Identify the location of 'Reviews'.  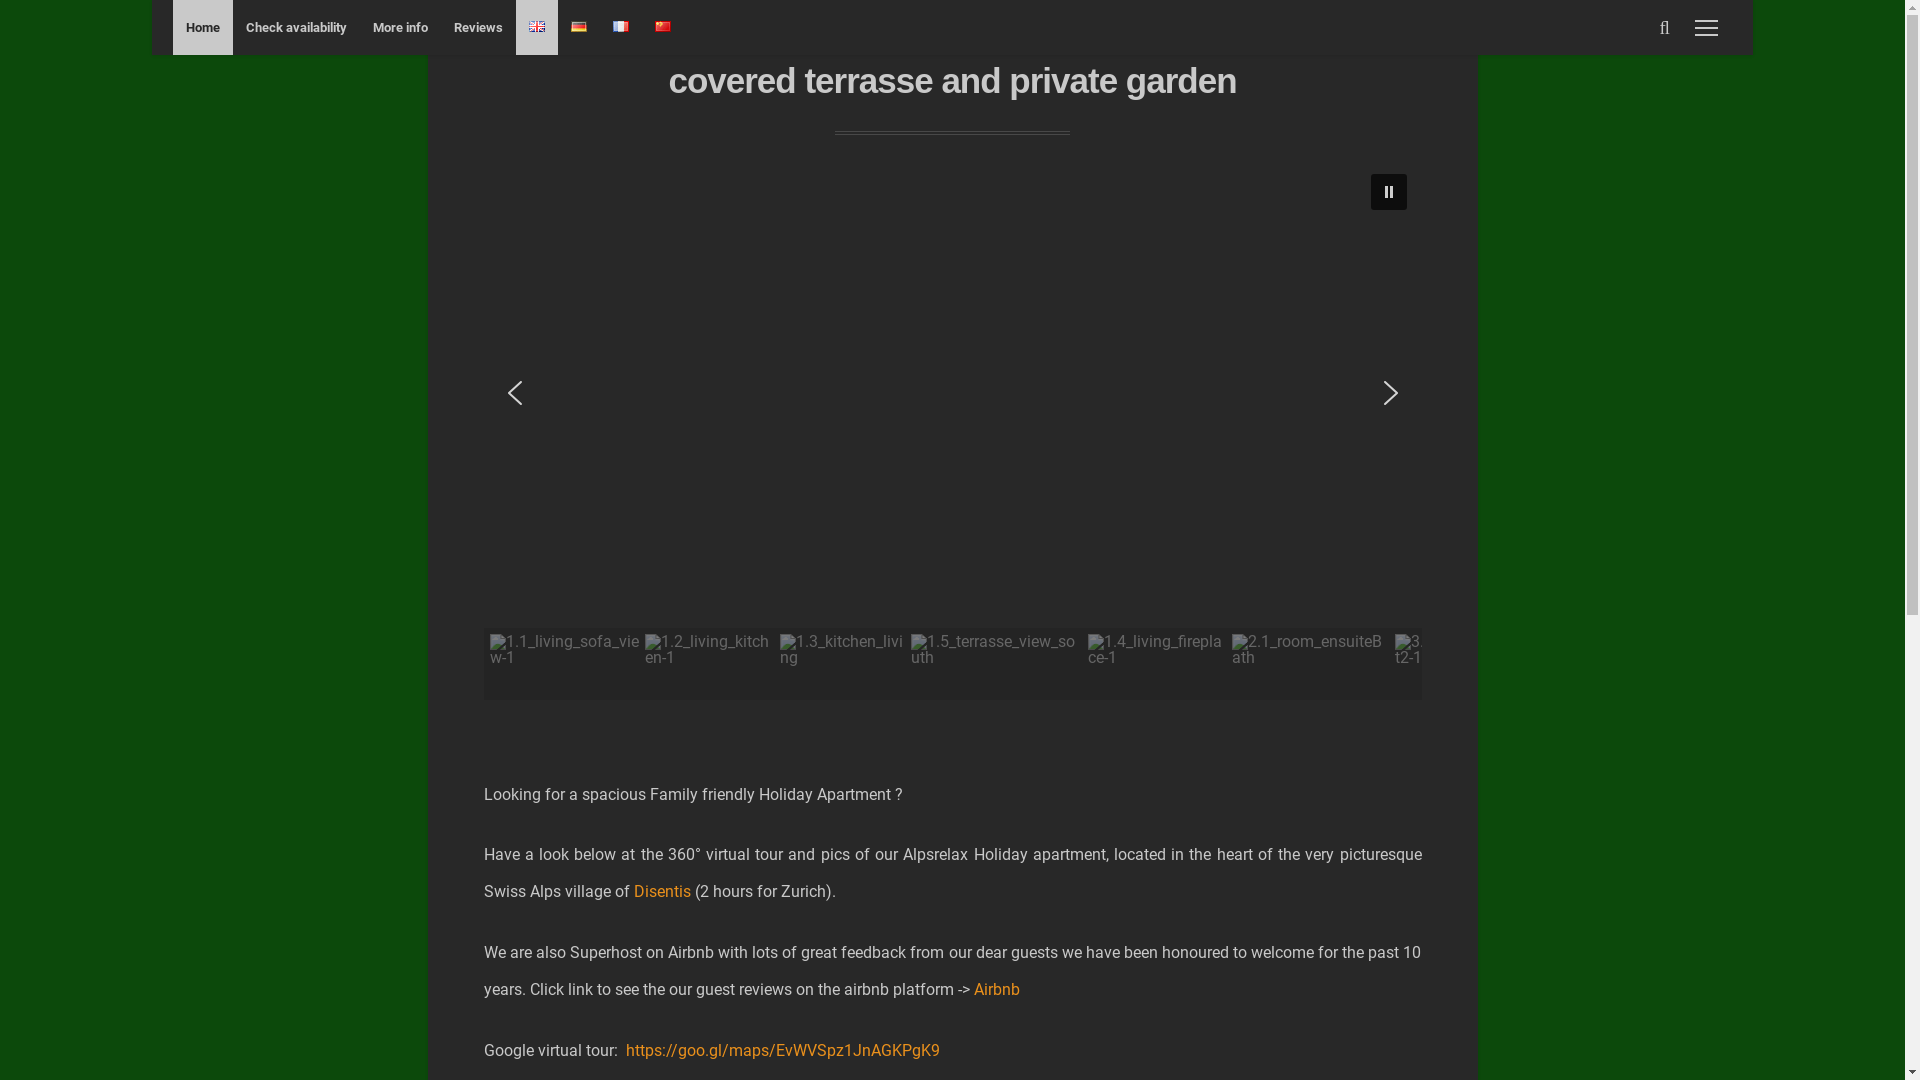
(477, 27).